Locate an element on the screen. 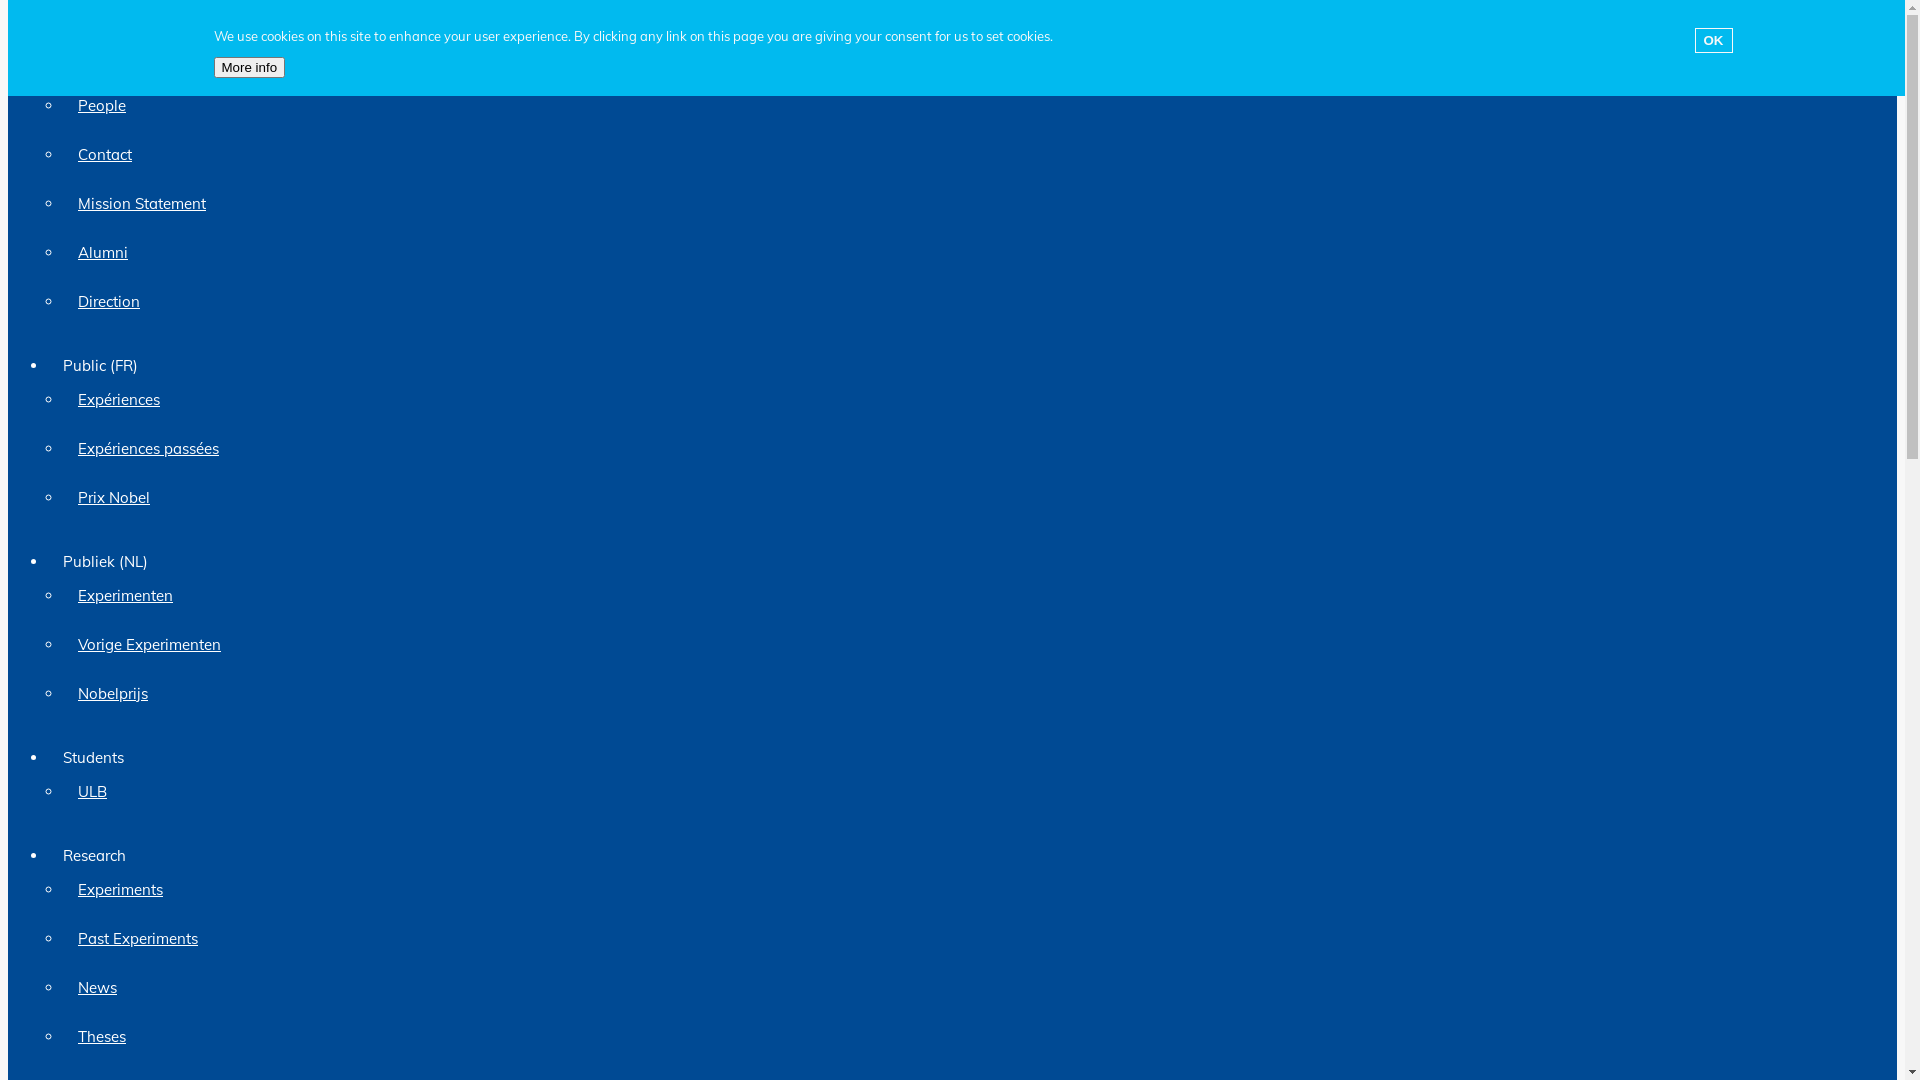 The width and height of the screenshot is (1920, 1080). 'More info' is located at coordinates (214, 66).